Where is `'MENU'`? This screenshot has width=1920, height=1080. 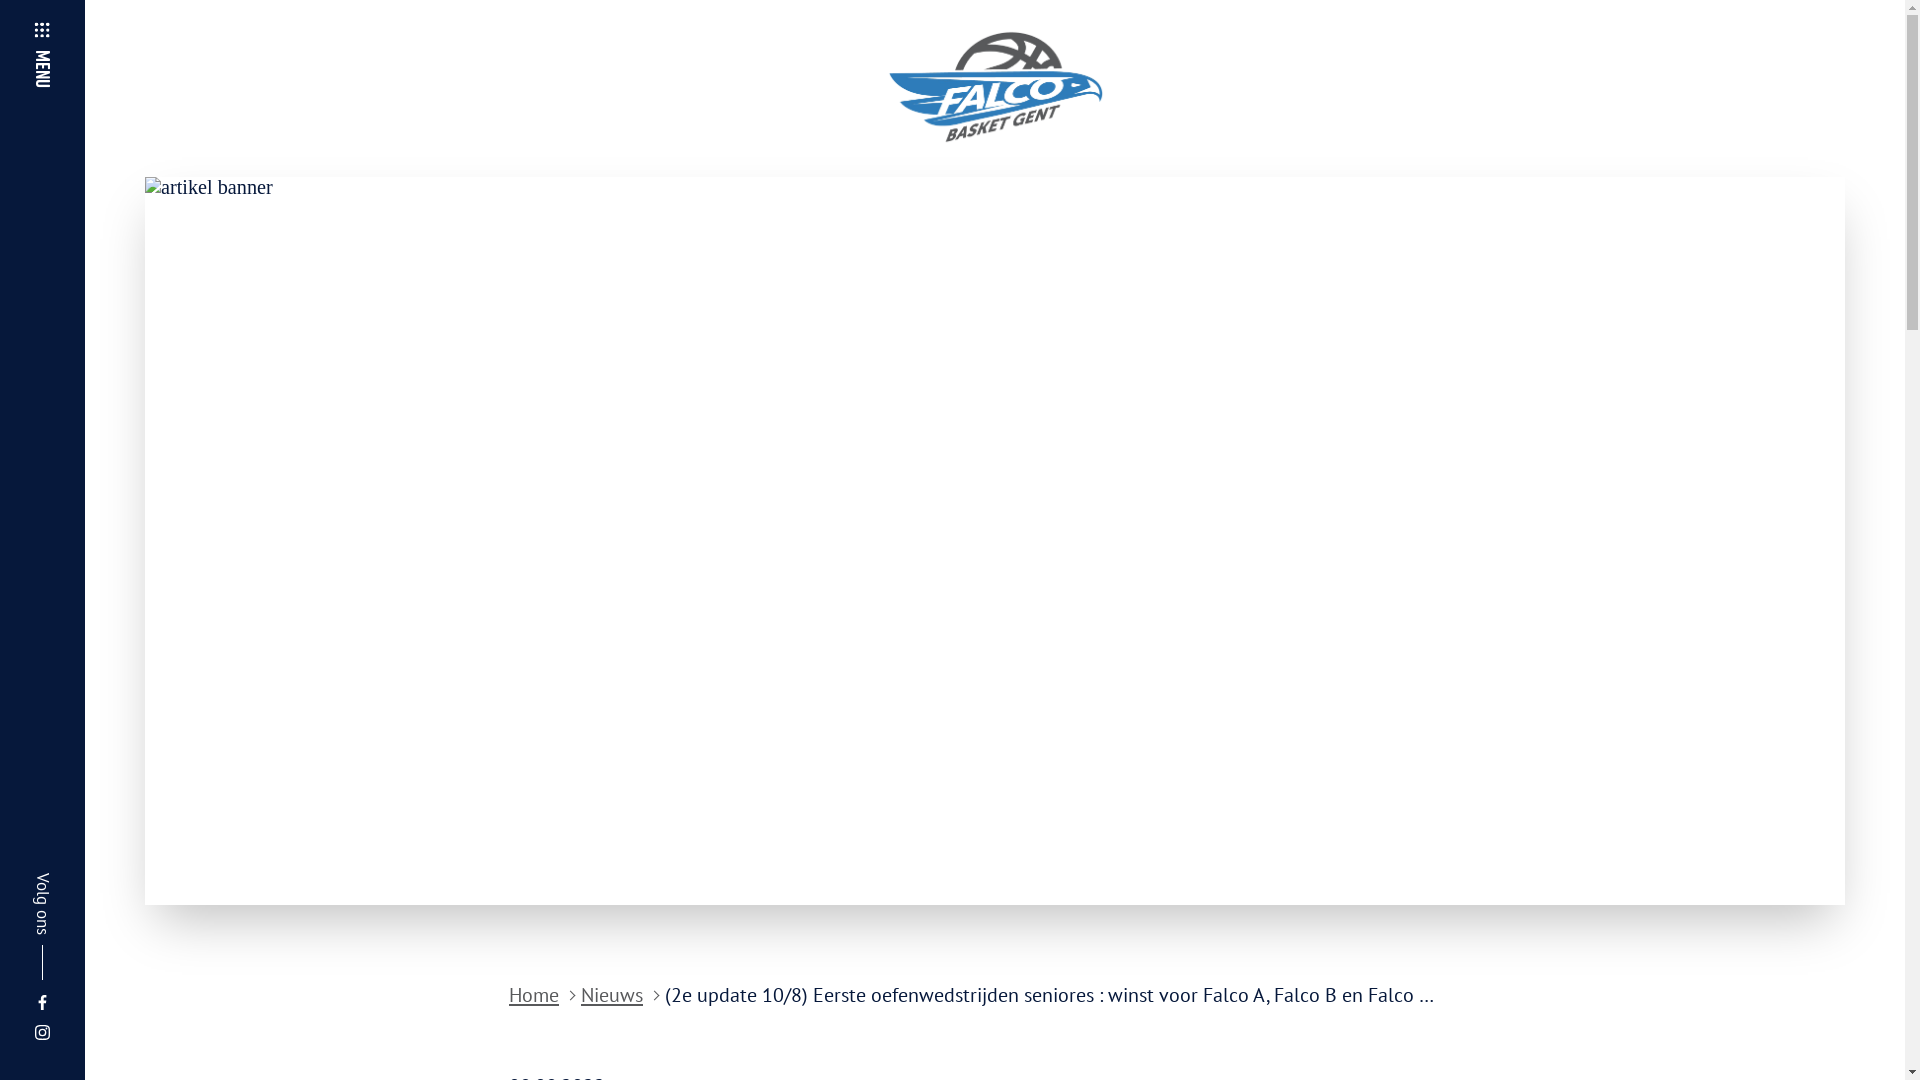
'MENU' is located at coordinates (64, 33).